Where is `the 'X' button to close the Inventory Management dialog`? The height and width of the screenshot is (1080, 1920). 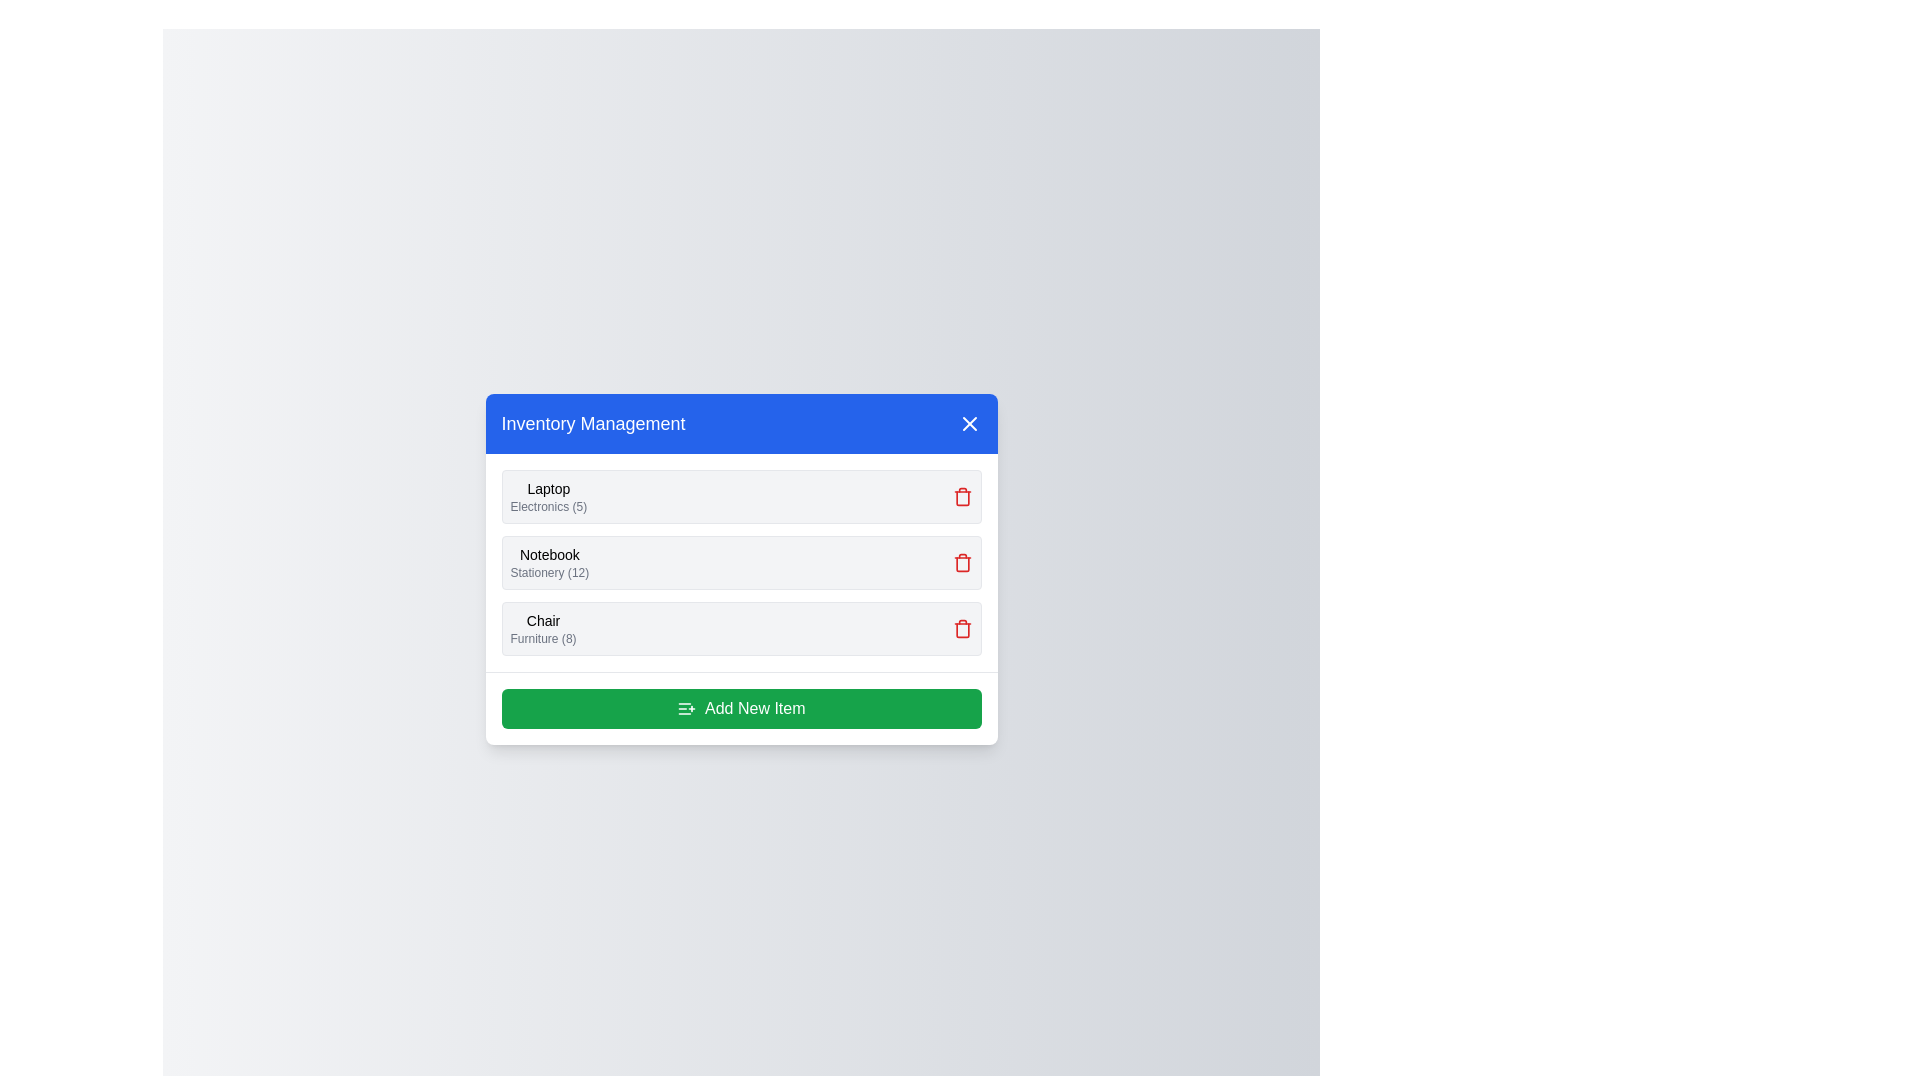
the 'X' button to close the Inventory Management dialog is located at coordinates (969, 422).